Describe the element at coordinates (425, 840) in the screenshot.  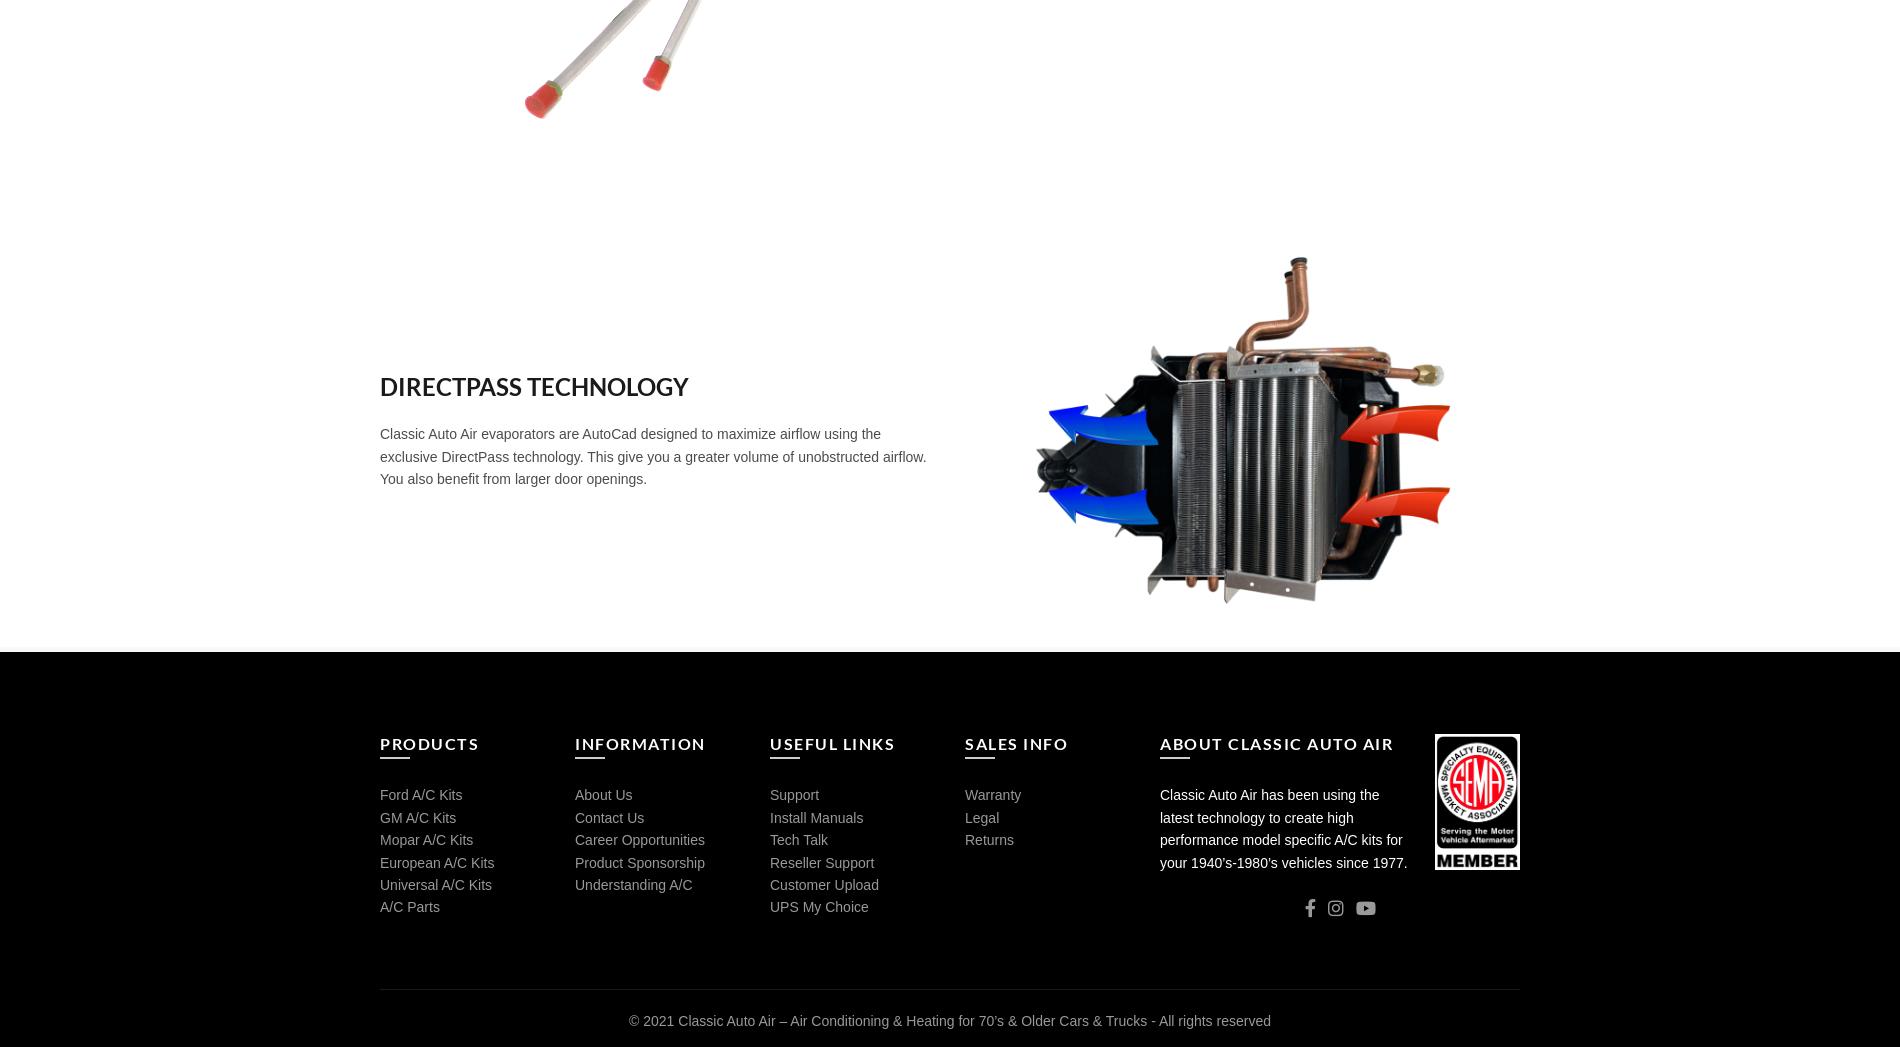
I see `'Mopar A/C Kits'` at that location.